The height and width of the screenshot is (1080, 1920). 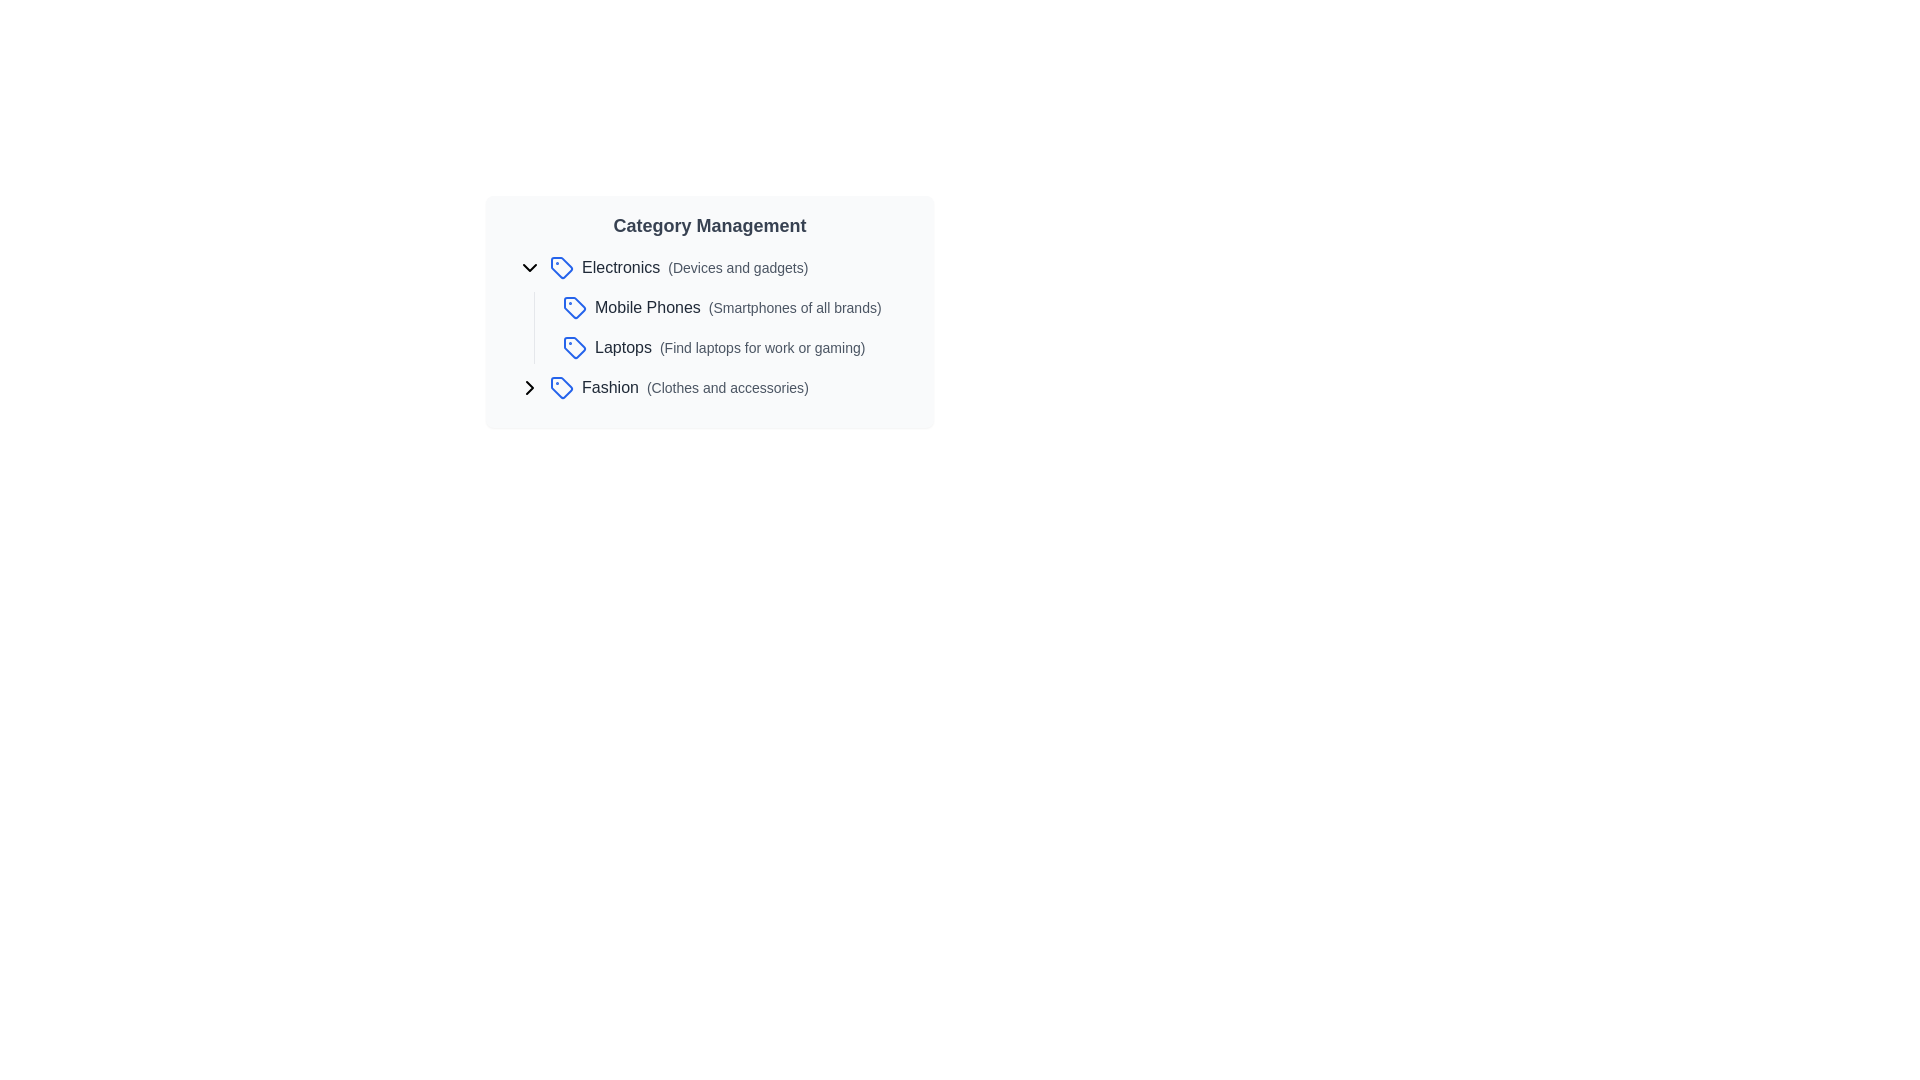 What do you see at coordinates (574, 308) in the screenshot?
I see `the blue outlined tag icon located to the left of the 'Mobile Phones' text in the 'Mobile Phones (Smartphones of all brands)' section` at bounding box center [574, 308].